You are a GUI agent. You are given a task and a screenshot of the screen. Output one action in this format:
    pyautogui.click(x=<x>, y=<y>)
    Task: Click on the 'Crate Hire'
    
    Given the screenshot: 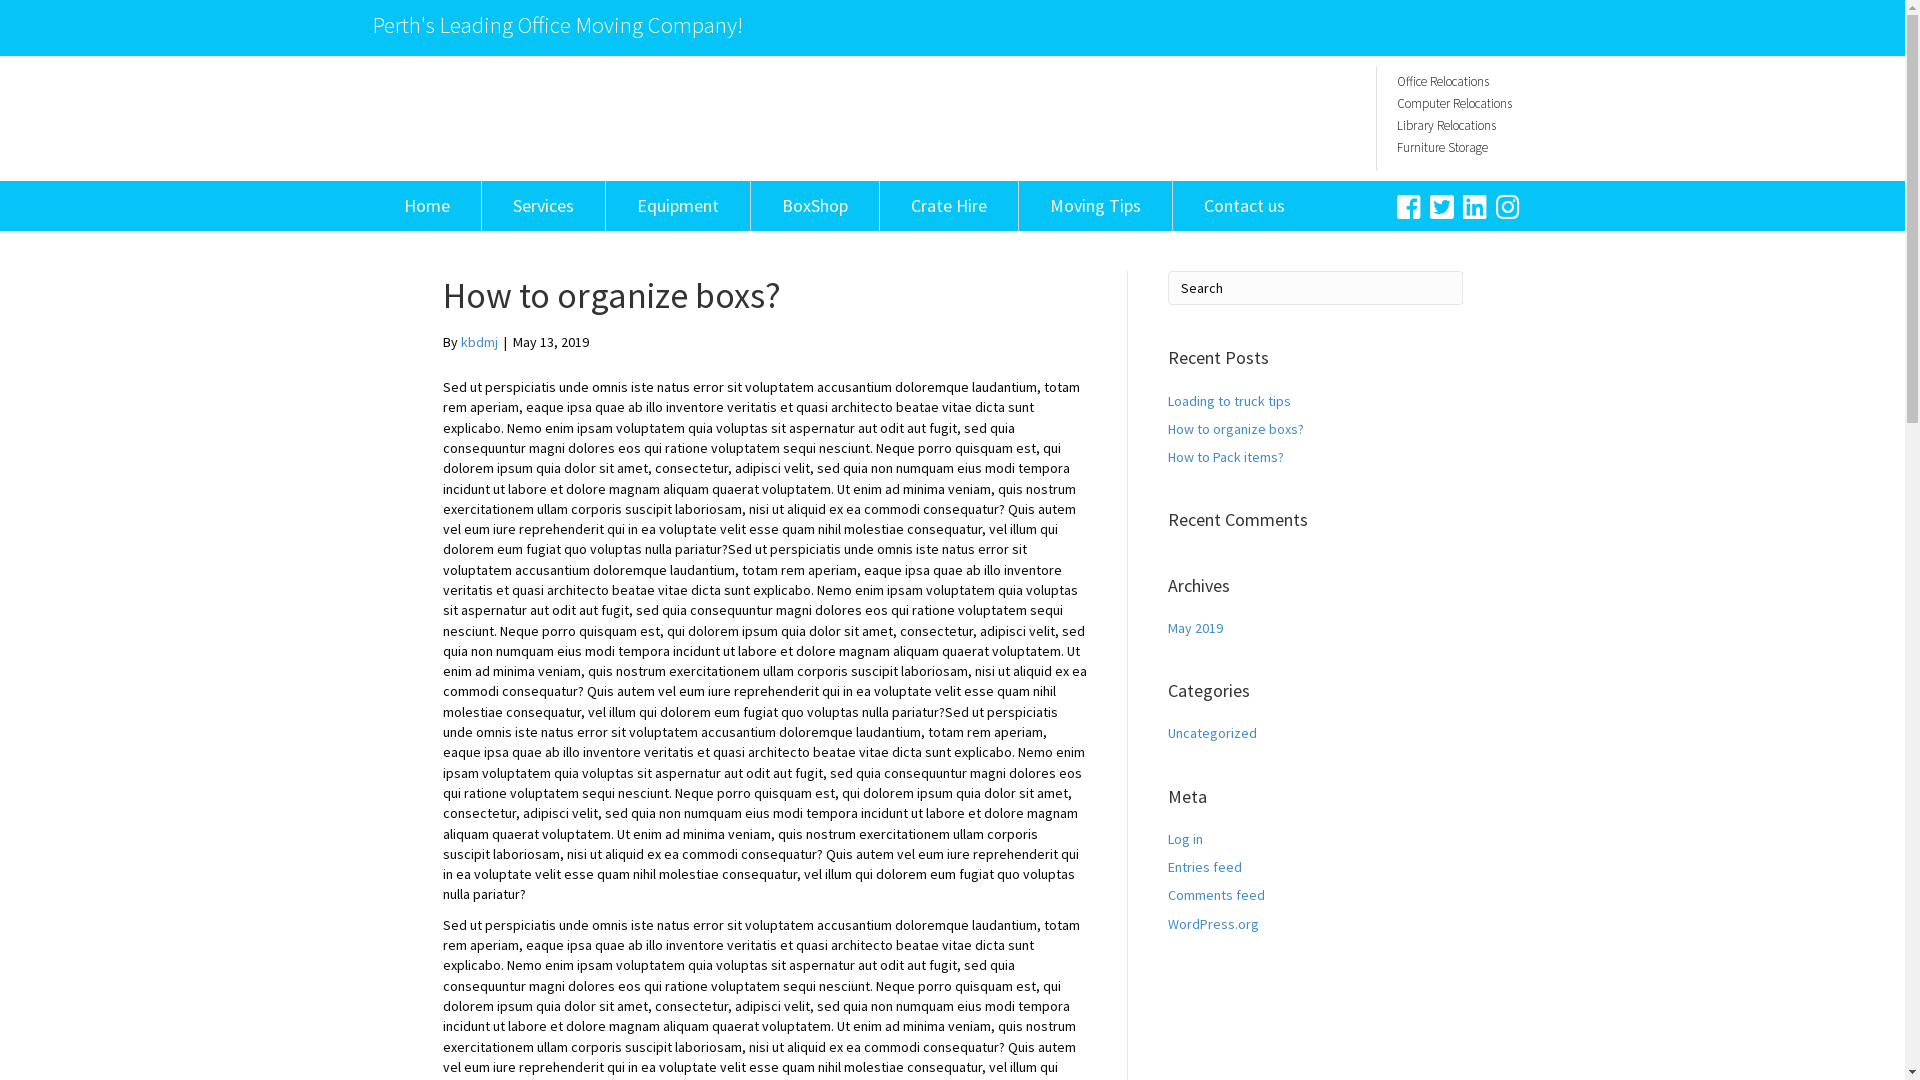 What is the action you would take?
    pyautogui.click(x=948, y=205)
    